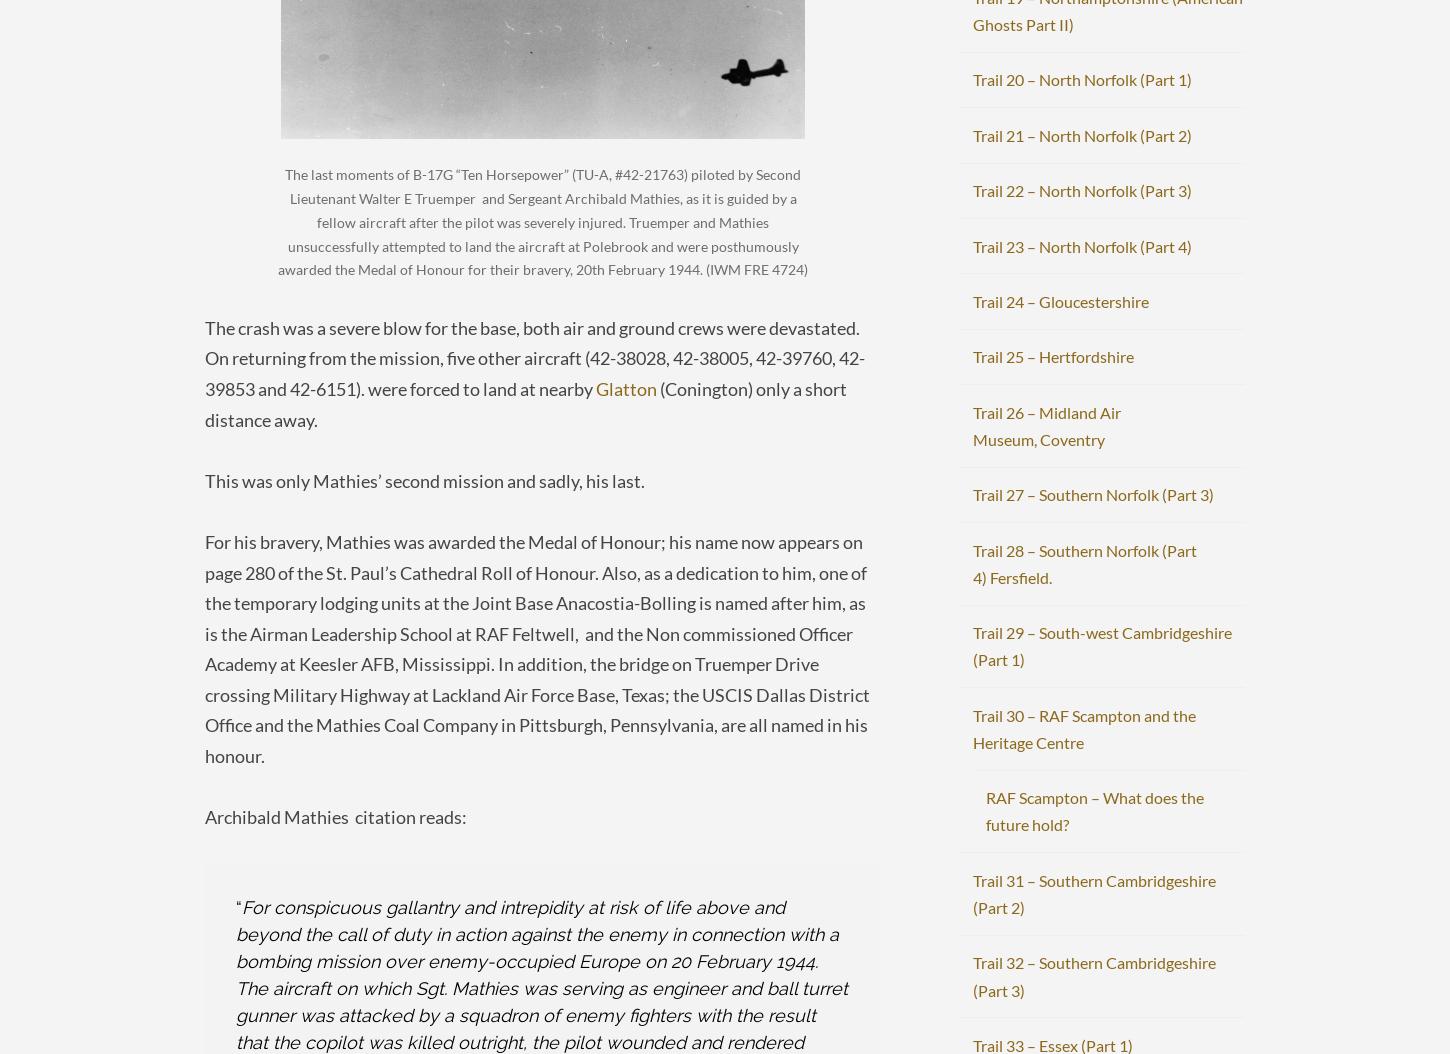  Describe the element at coordinates (526, 402) in the screenshot. I see `'(Conington) only a short distance away.'` at that location.